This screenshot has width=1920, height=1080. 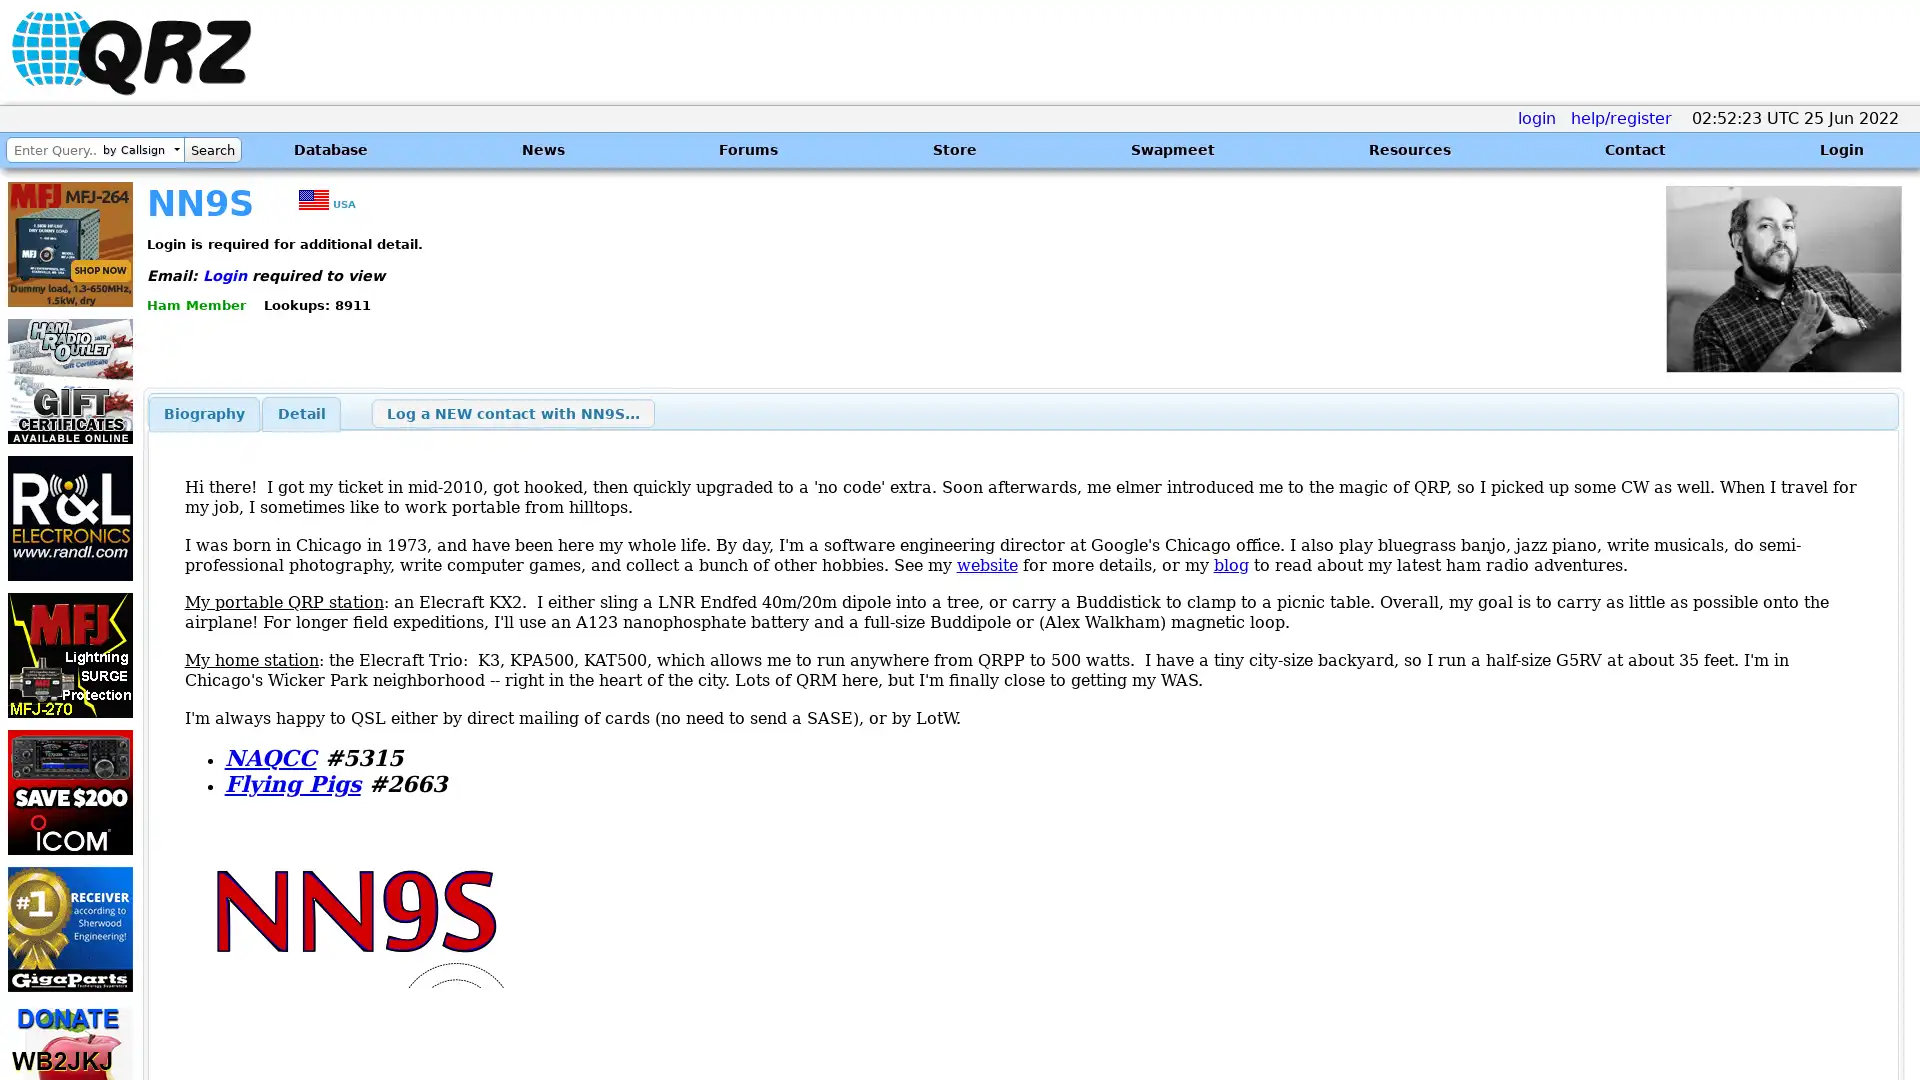 What do you see at coordinates (512, 412) in the screenshot?
I see `Log a NEW contact with NN9S...` at bounding box center [512, 412].